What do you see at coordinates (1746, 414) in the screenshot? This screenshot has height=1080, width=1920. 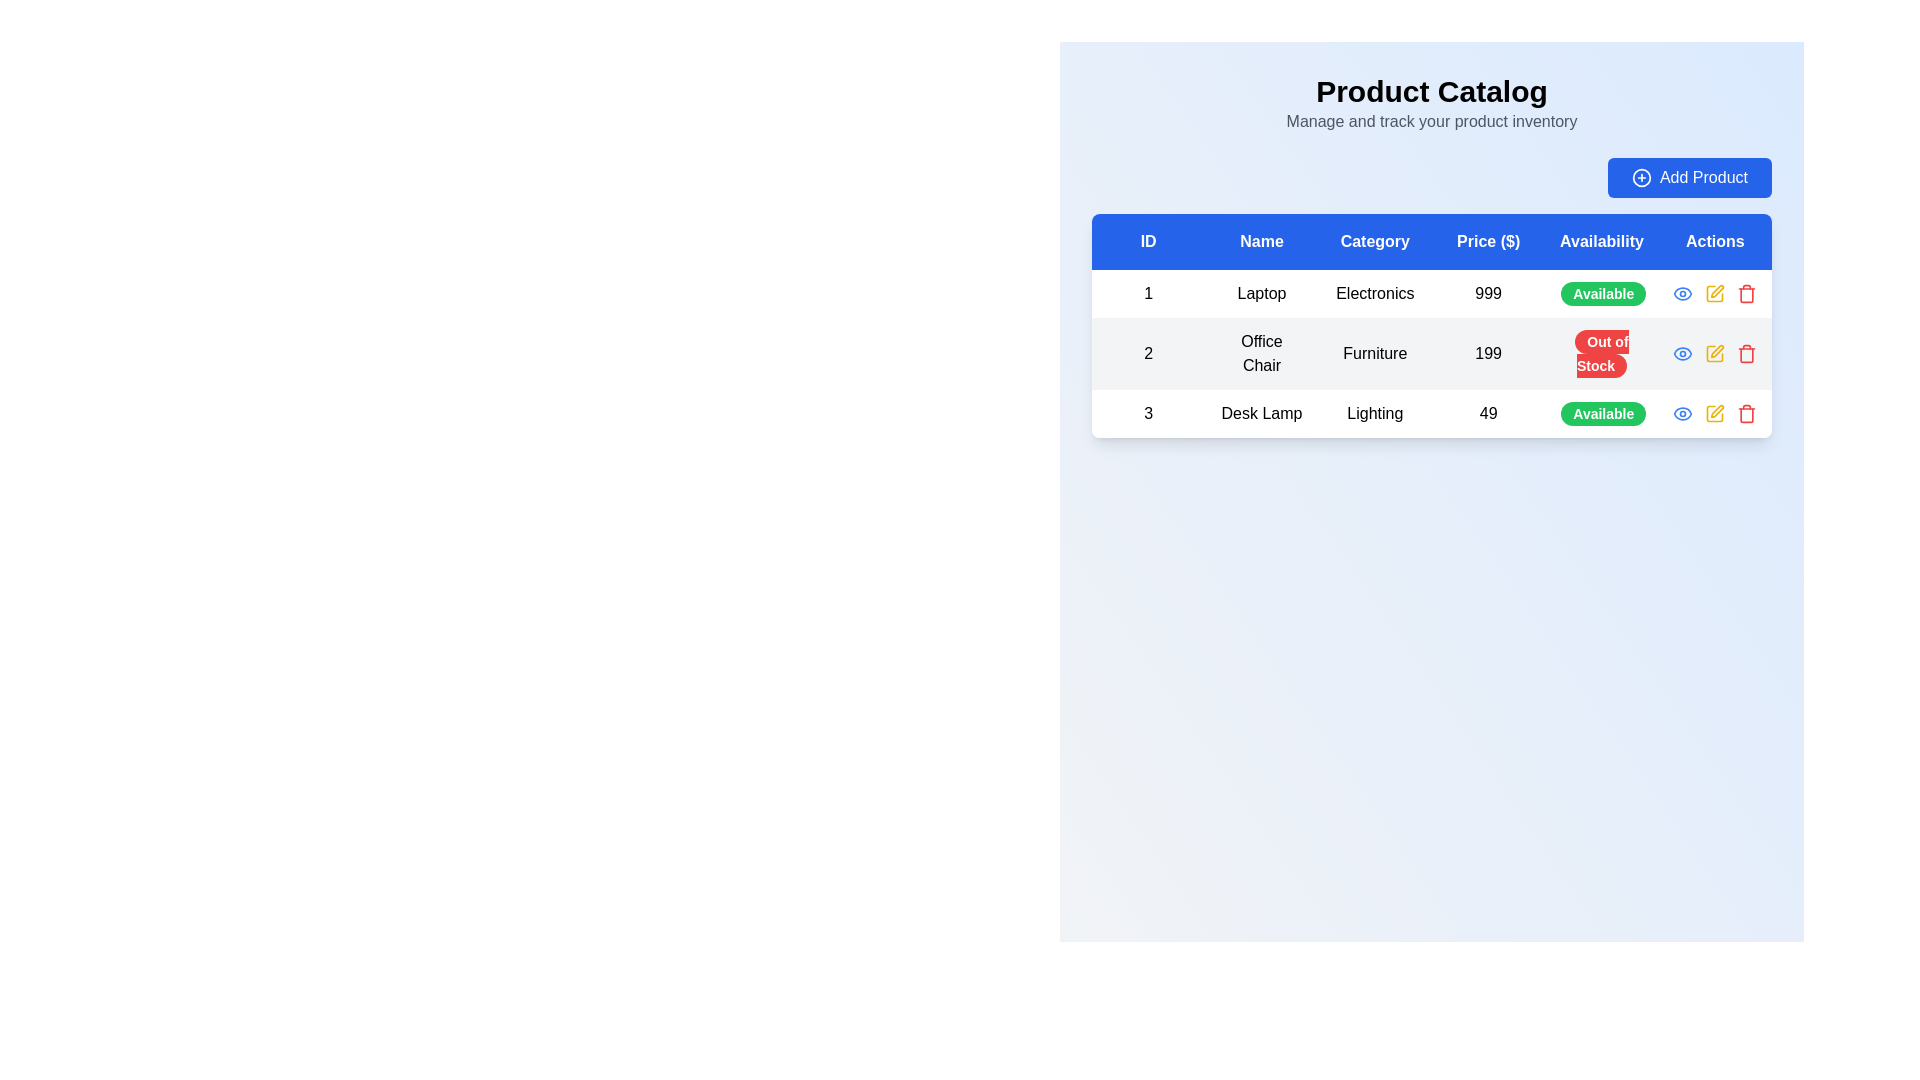 I see `the delete button icon, which is the third icon from the left in the 'Actions' column of the third row of the table` at bounding box center [1746, 414].